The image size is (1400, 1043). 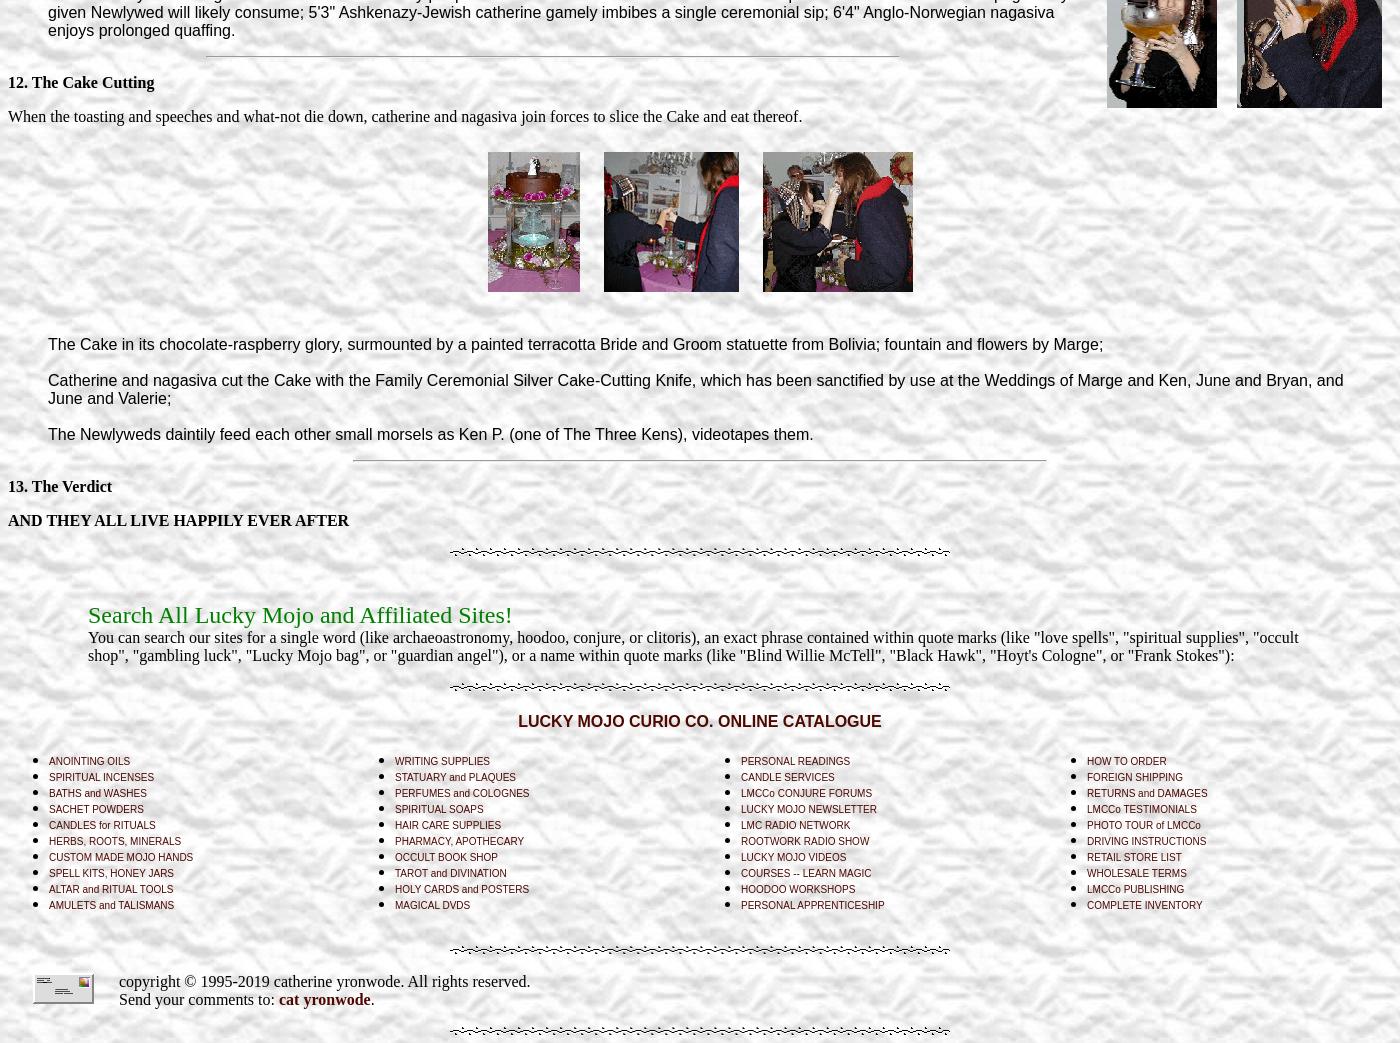 What do you see at coordinates (110, 872) in the screenshot?
I see `'SPELL KITS, HONEY JARS'` at bounding box center [110, 872].